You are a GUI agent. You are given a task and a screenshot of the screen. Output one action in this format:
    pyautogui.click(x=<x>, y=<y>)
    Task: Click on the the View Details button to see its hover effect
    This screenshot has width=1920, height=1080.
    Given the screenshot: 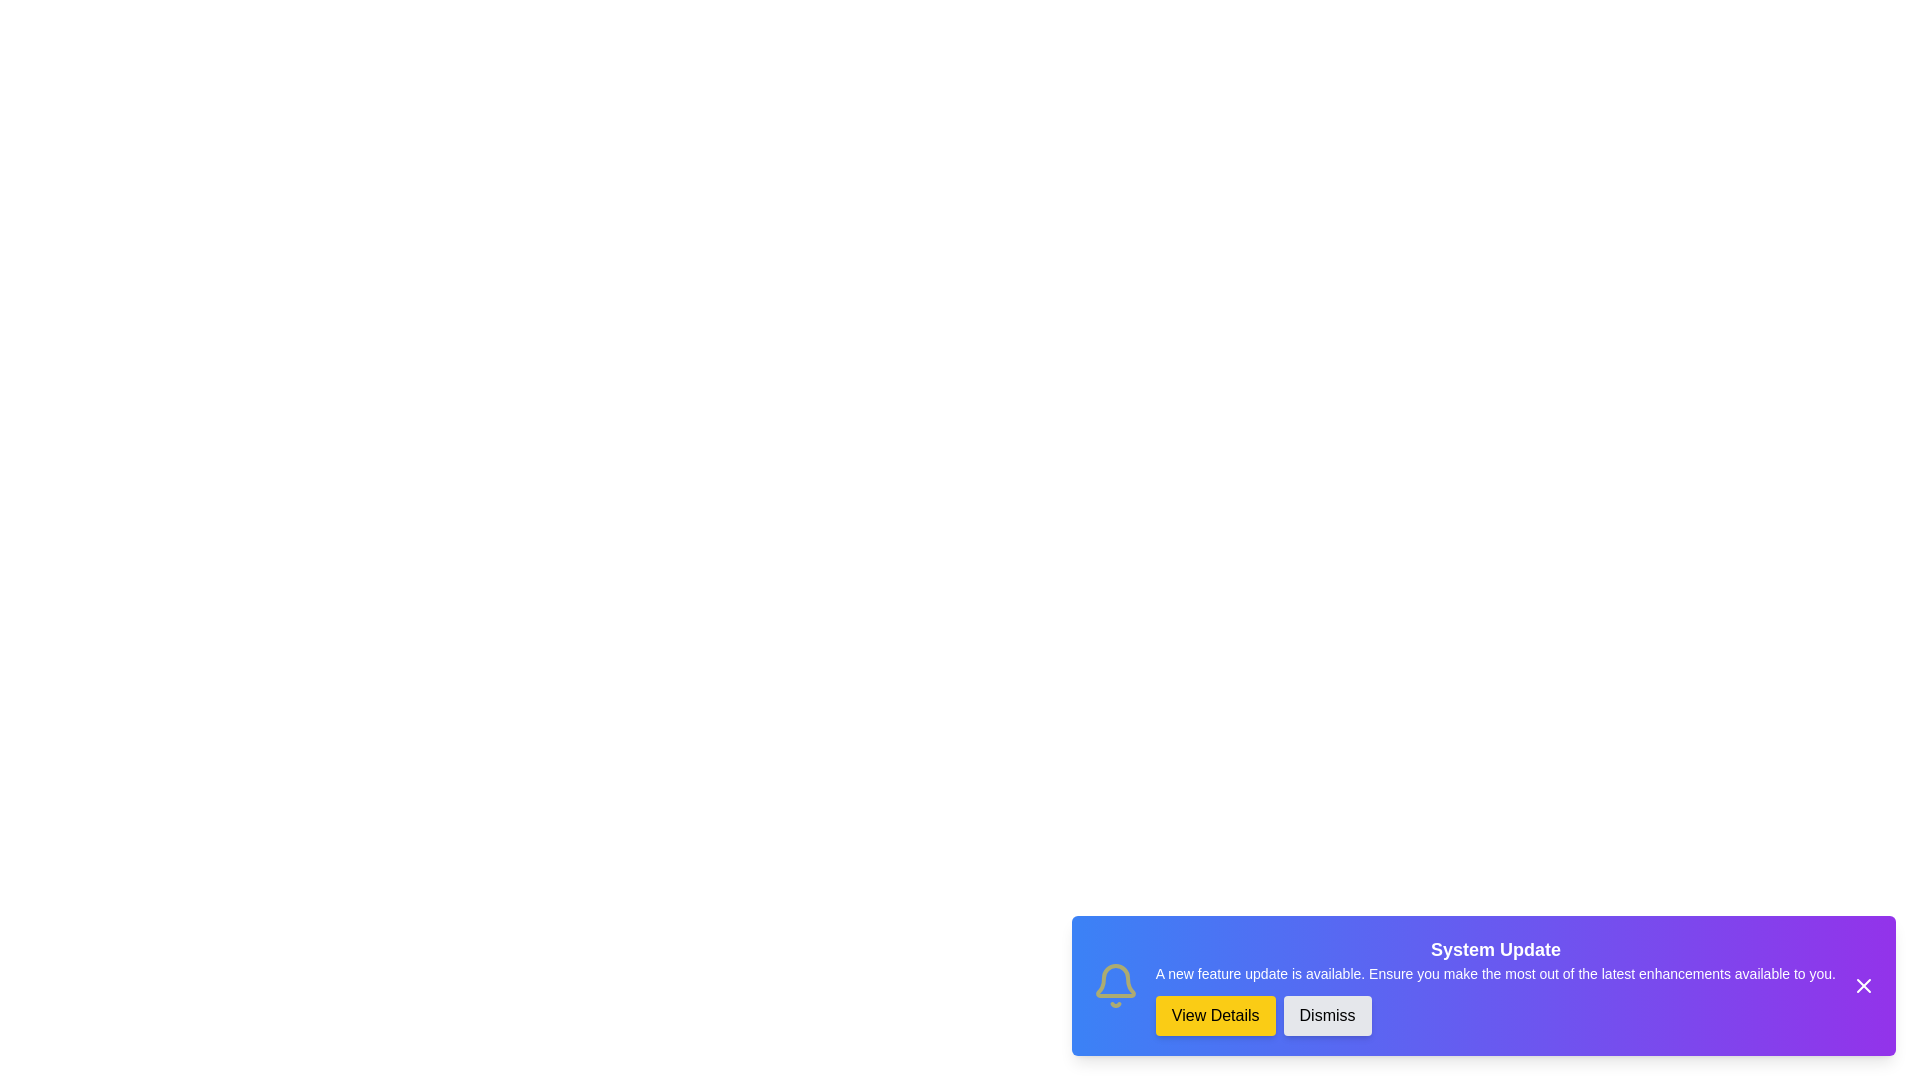 What is the action you would take?
    pyautogui.click(x=1214, y=1015)
    